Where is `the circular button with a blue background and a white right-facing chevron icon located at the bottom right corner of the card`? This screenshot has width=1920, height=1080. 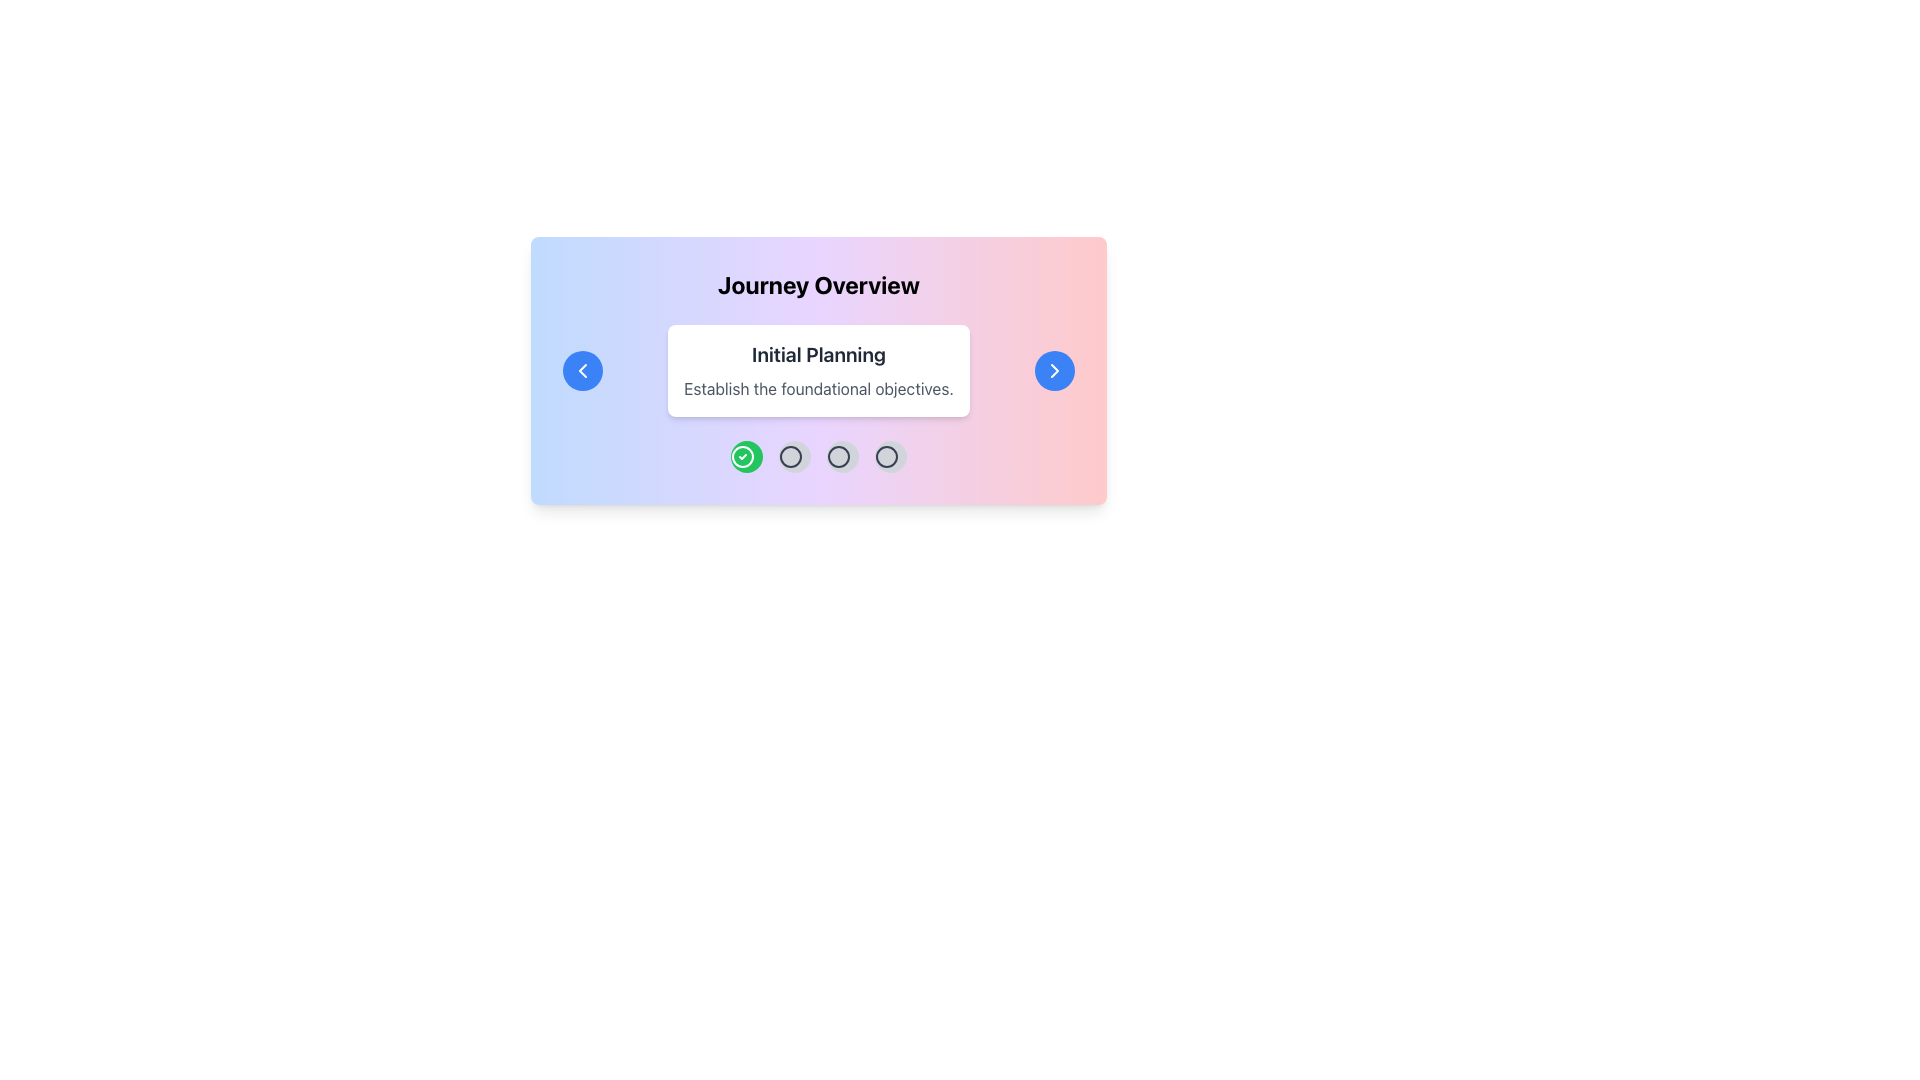
the circular button with a blue background and a white right-facing chevron icon located at the bottom right corner of the card is located at coordinates (1054, 370).